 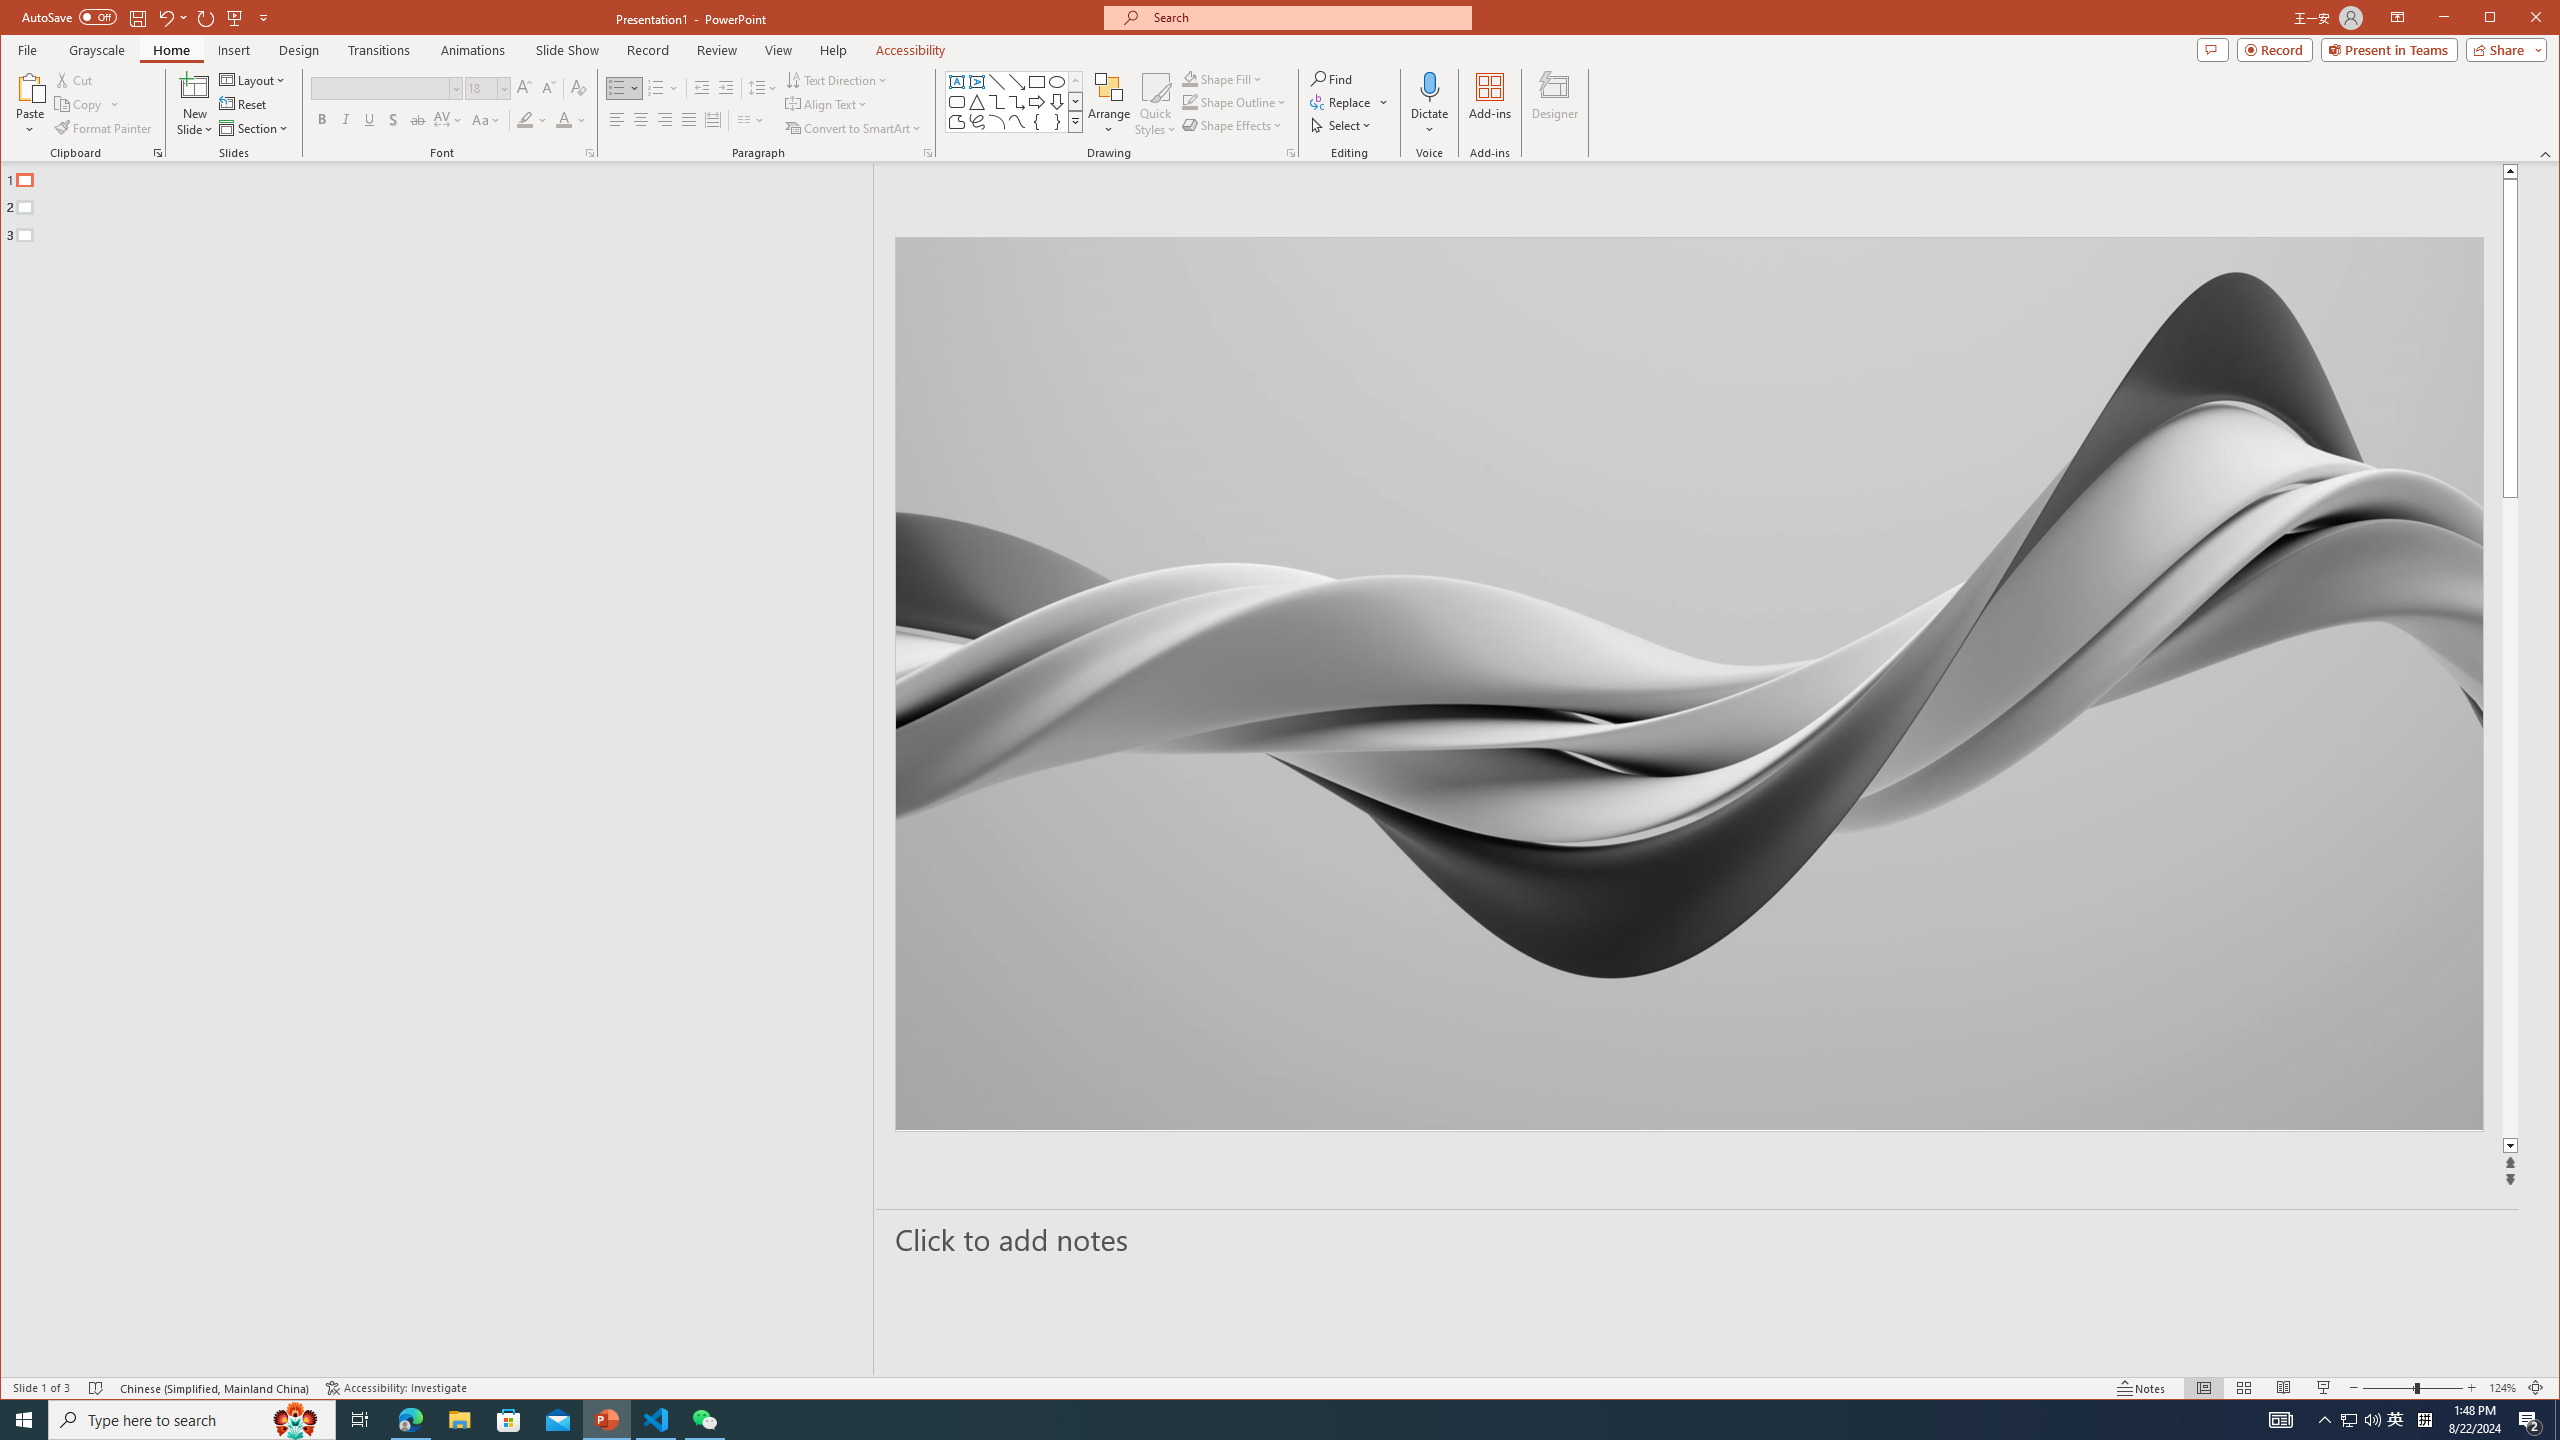 What do you see at coordinates (2502, 1387) in the screenshot?
I see `'Zoom 124%'` at bounding box center [2502, 1387].